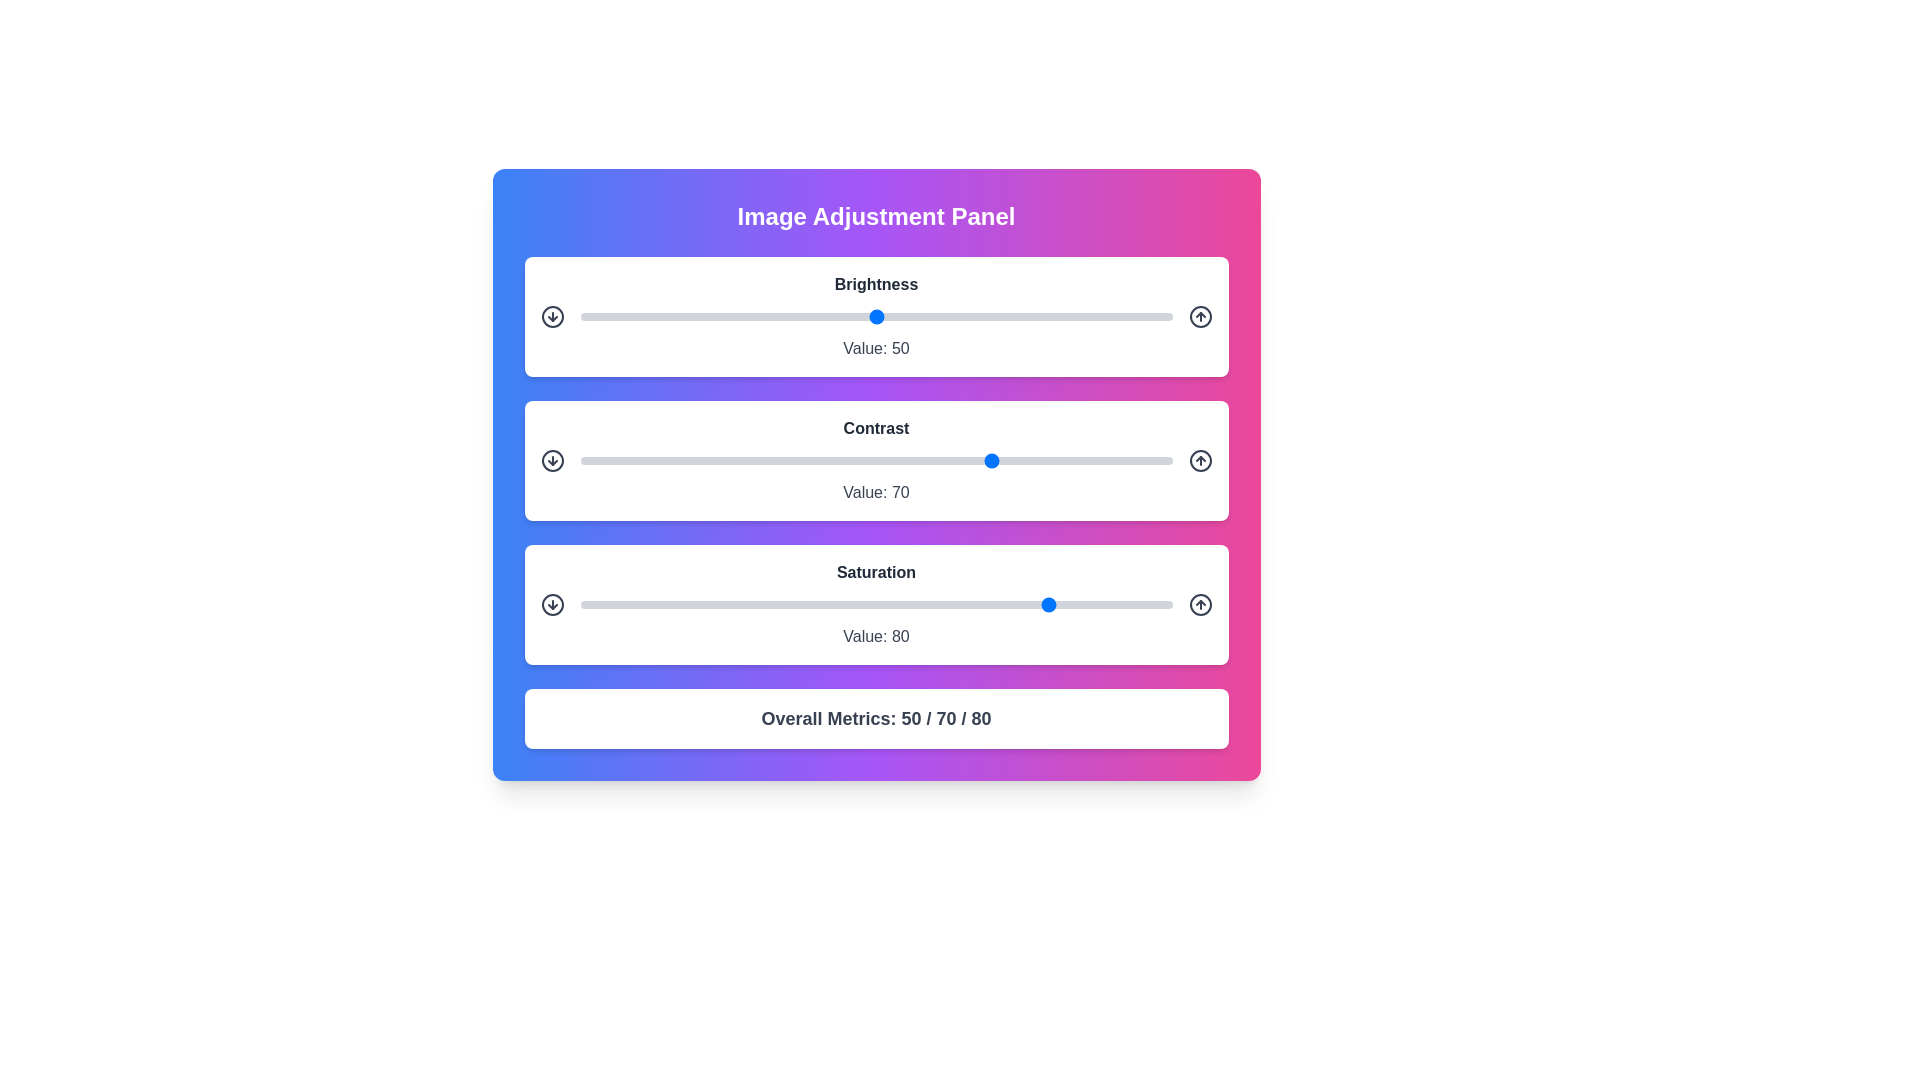 The height and width of the screenshot is (1080, 1920). Describe the element at coordinates (876, 216) in the screenshot. I see `the Header element that describes the image adjustment section, located at the top of the interface within a rounded box` at that location.